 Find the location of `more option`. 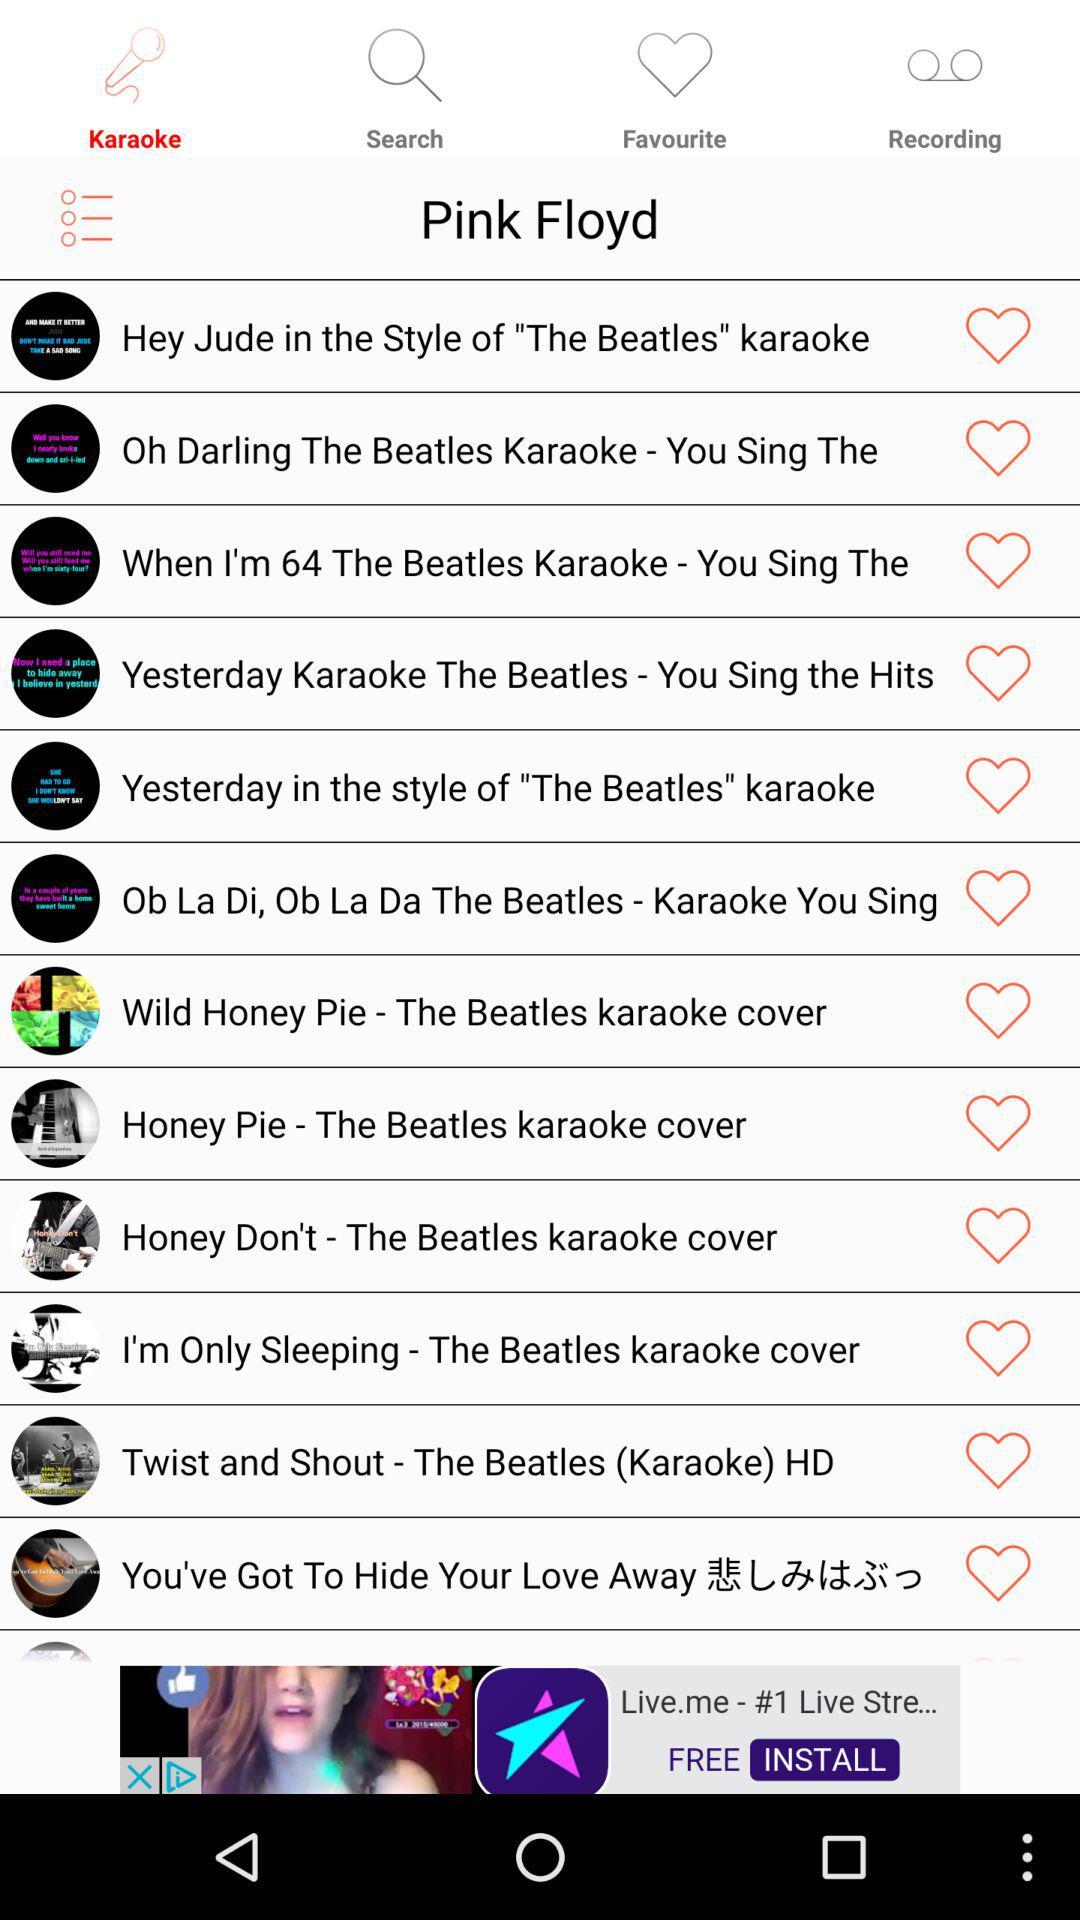

more option is located at coordinates (86, 218).